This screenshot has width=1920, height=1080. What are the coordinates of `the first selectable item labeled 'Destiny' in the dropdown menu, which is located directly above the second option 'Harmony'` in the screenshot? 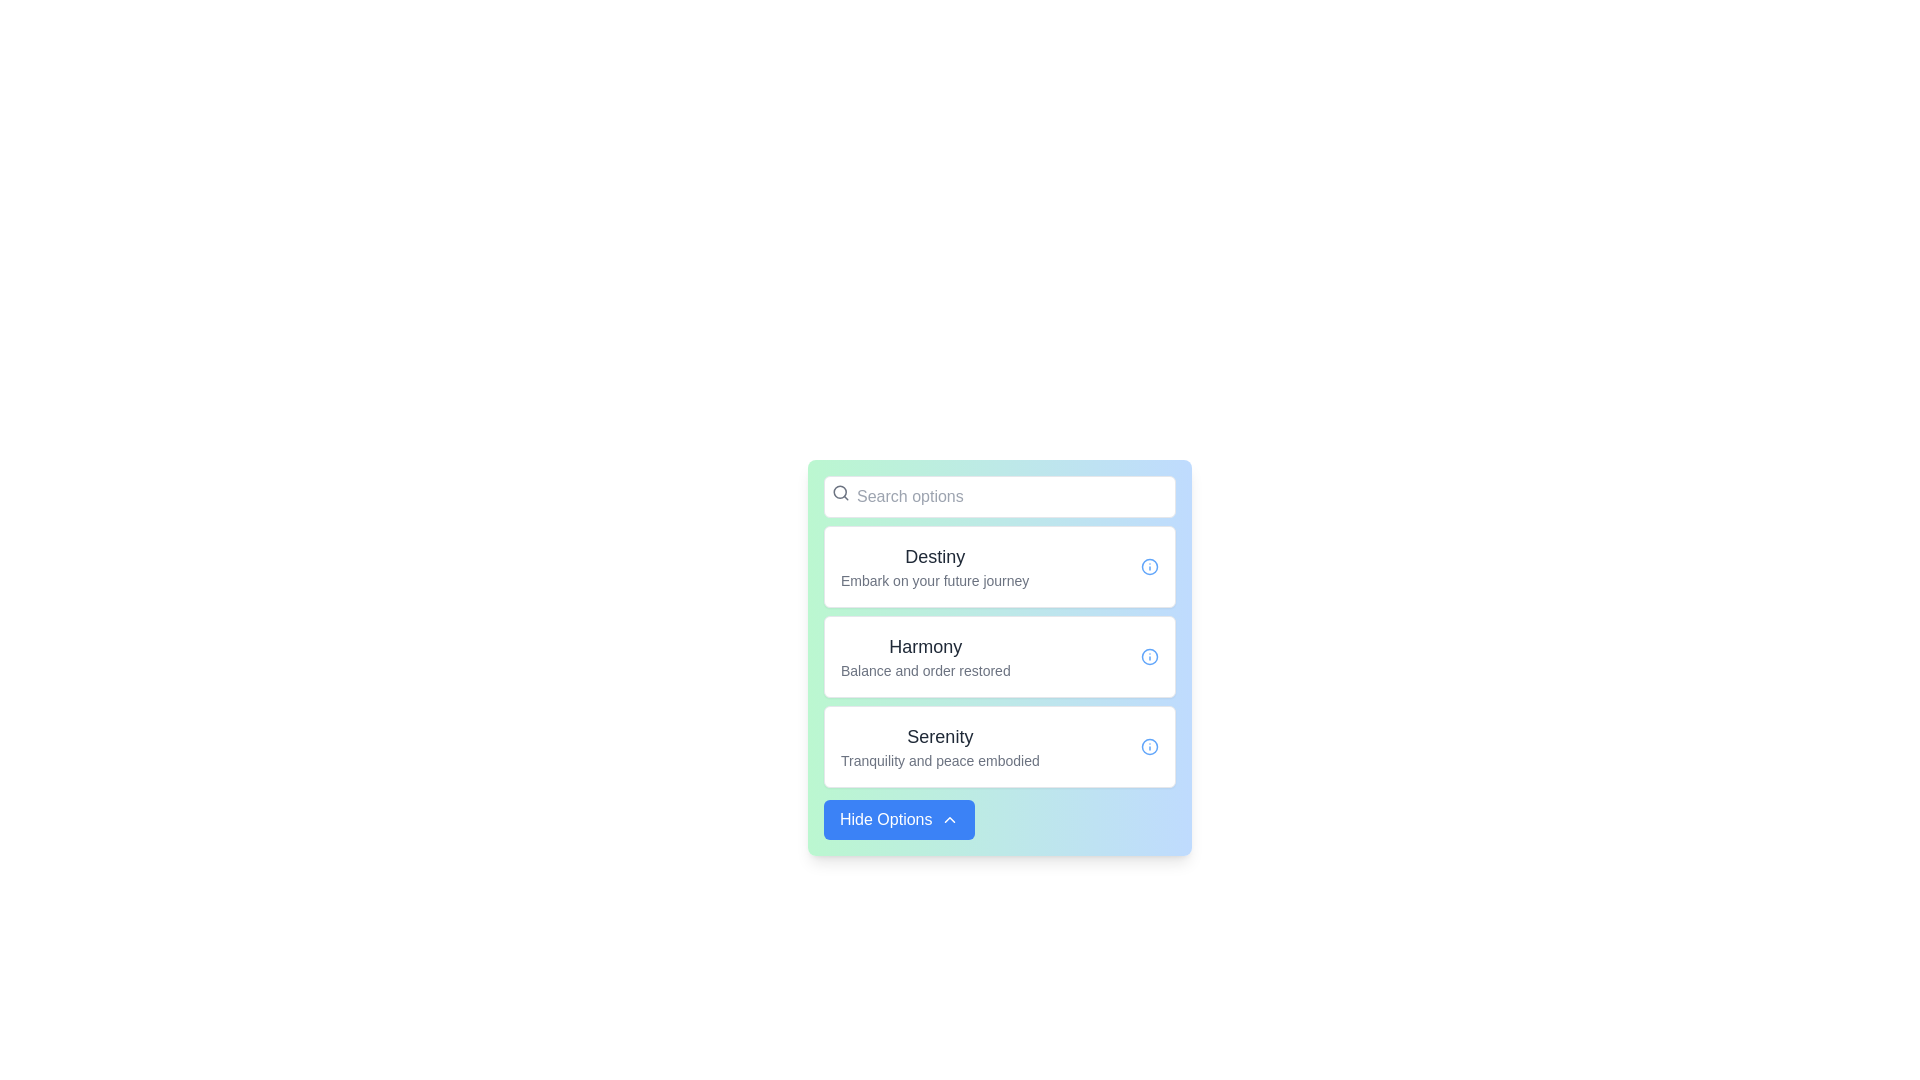 It's located at (999, 567).